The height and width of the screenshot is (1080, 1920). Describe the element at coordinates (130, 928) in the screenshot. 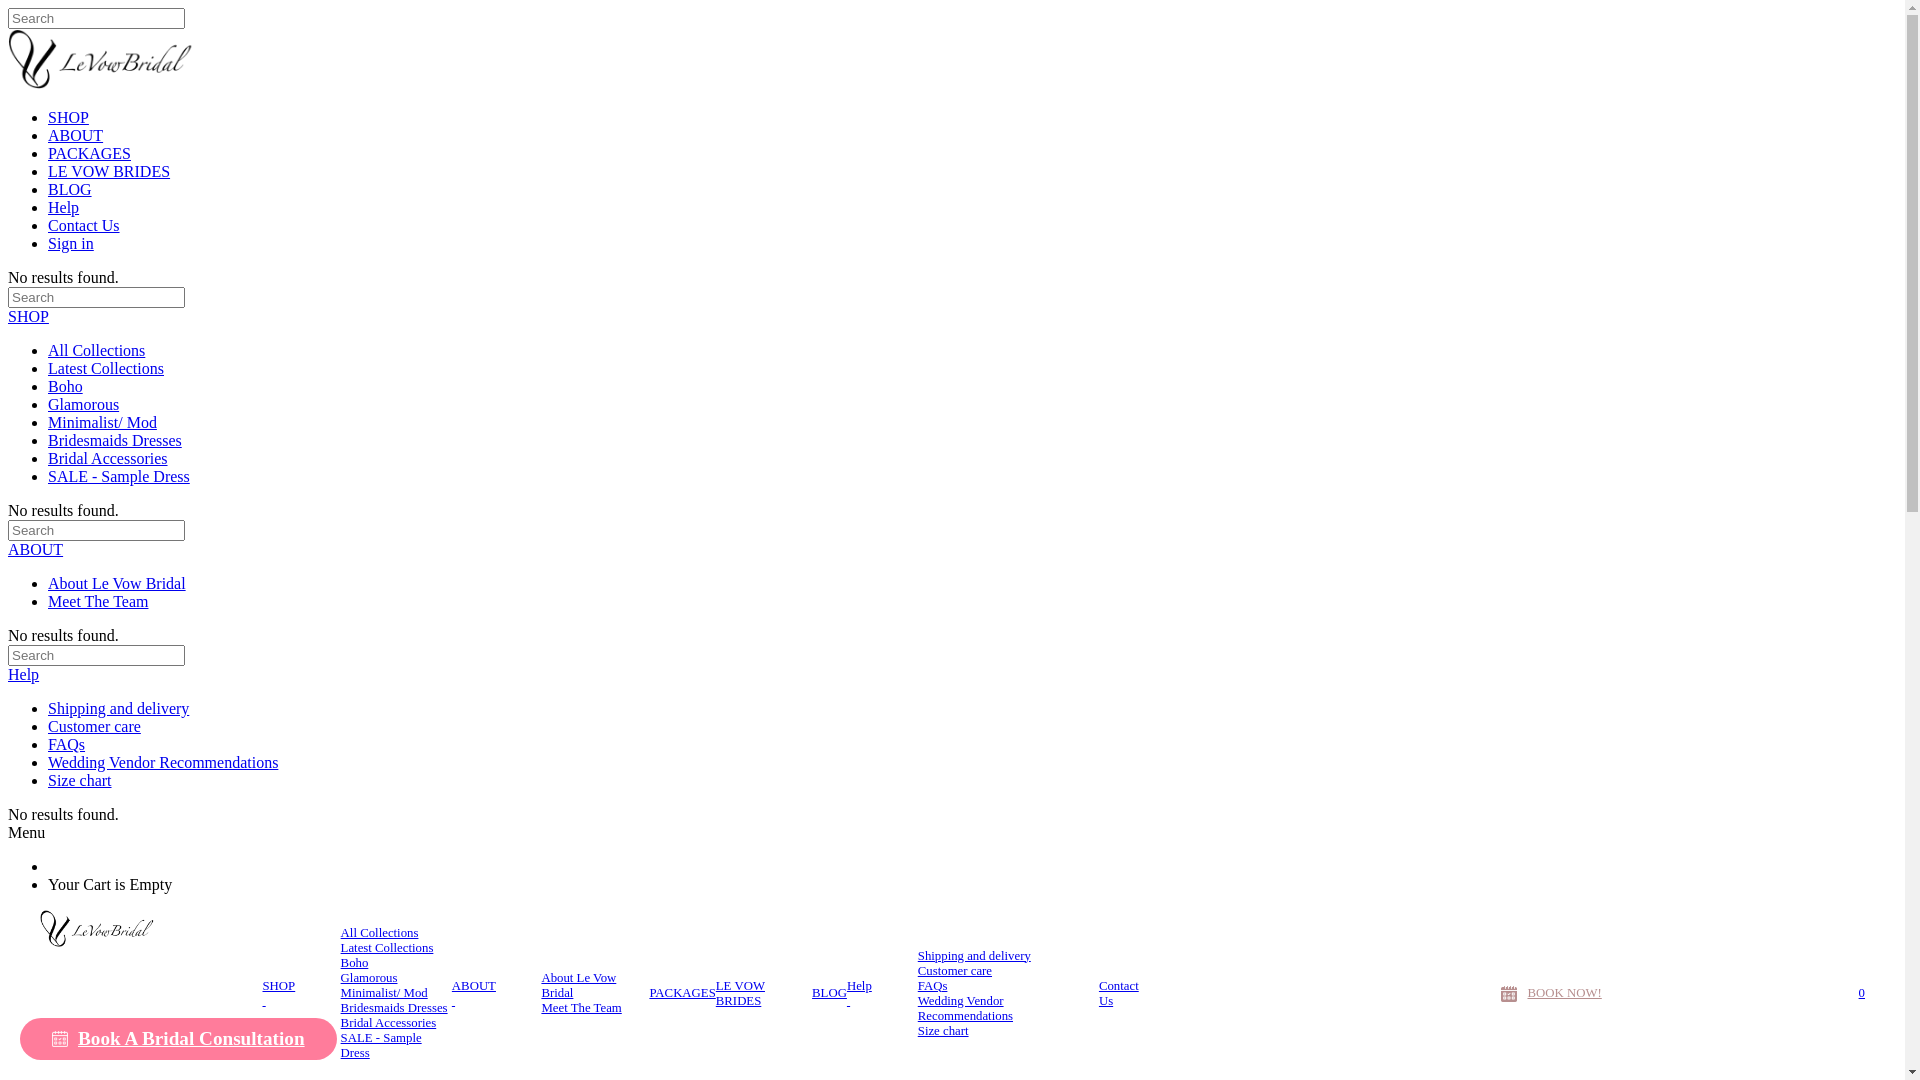

I see `'Le Vow Bridal'` at that location.